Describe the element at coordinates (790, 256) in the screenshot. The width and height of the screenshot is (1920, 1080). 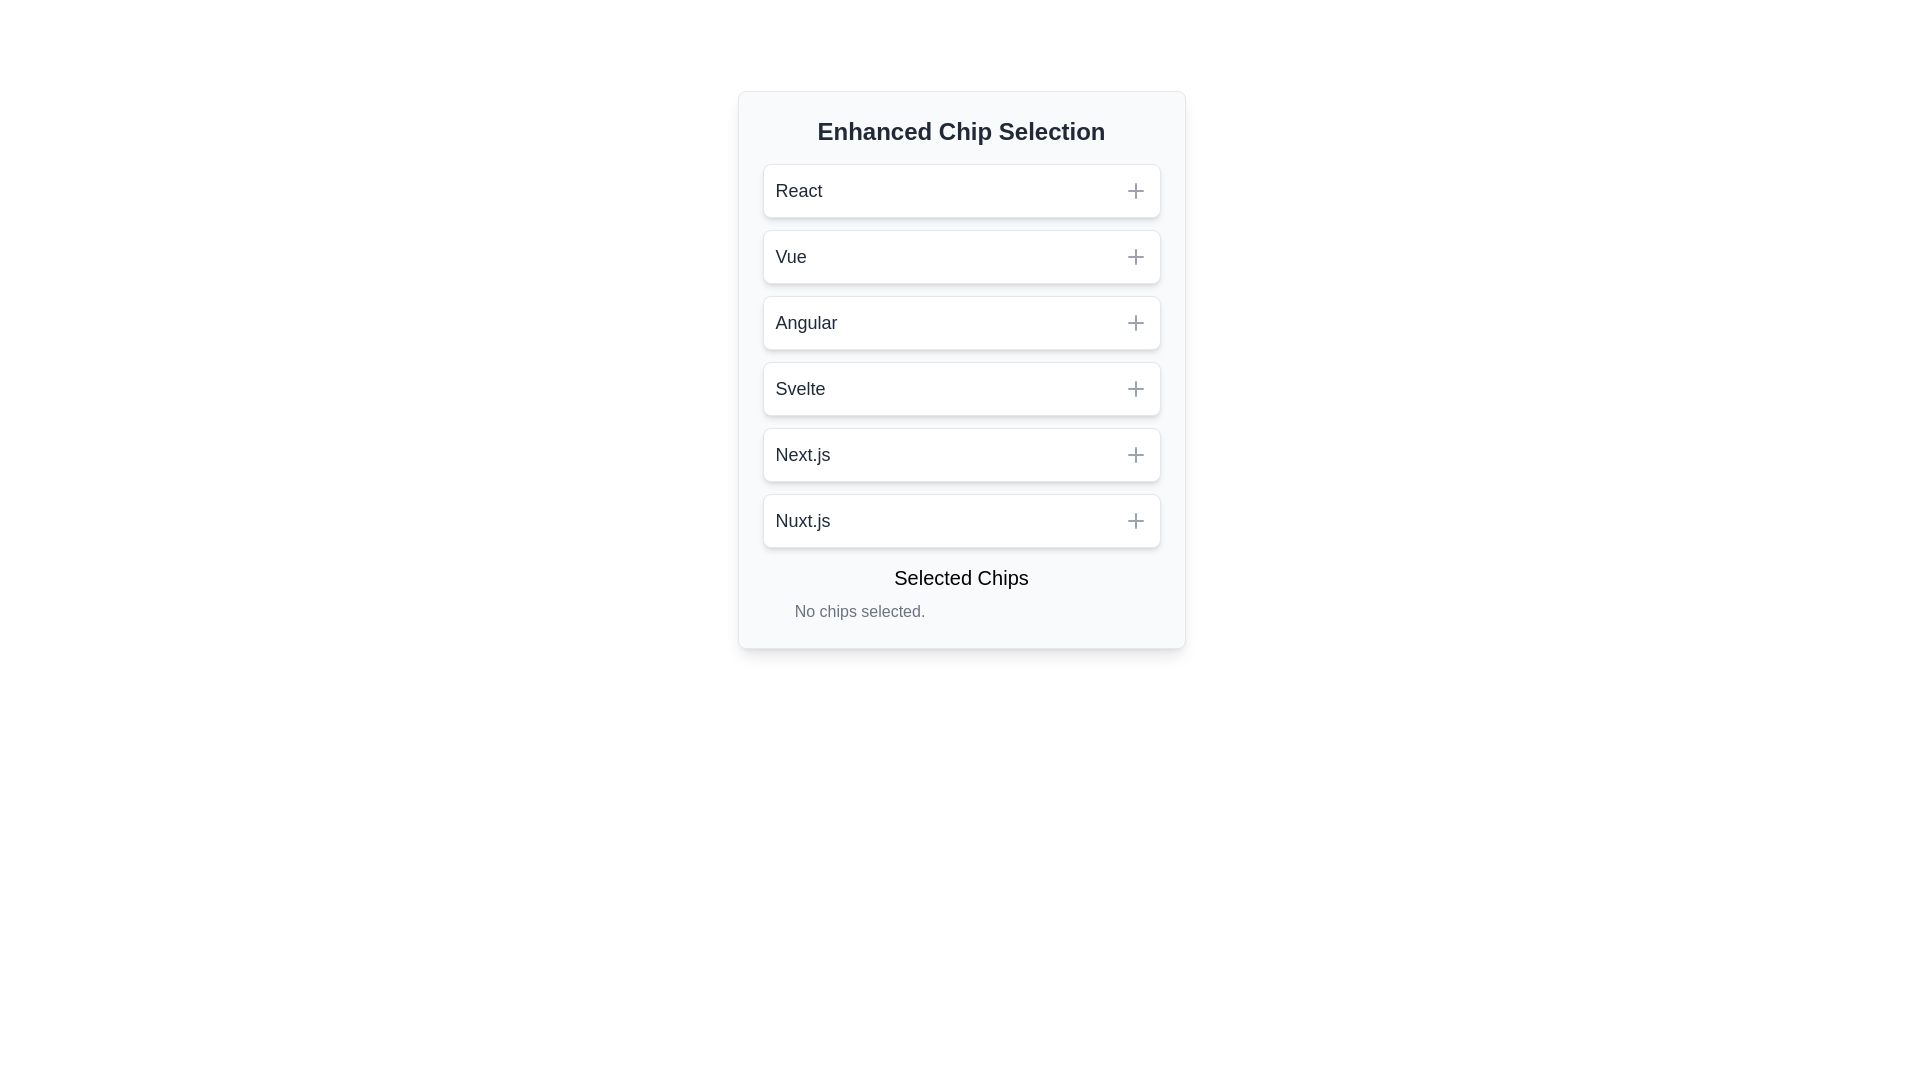
I see `the 'Vue' text label, which identifies the 'Vue' option in the list of choices, located in the second row between 'React' and 'Angular'` at that location.